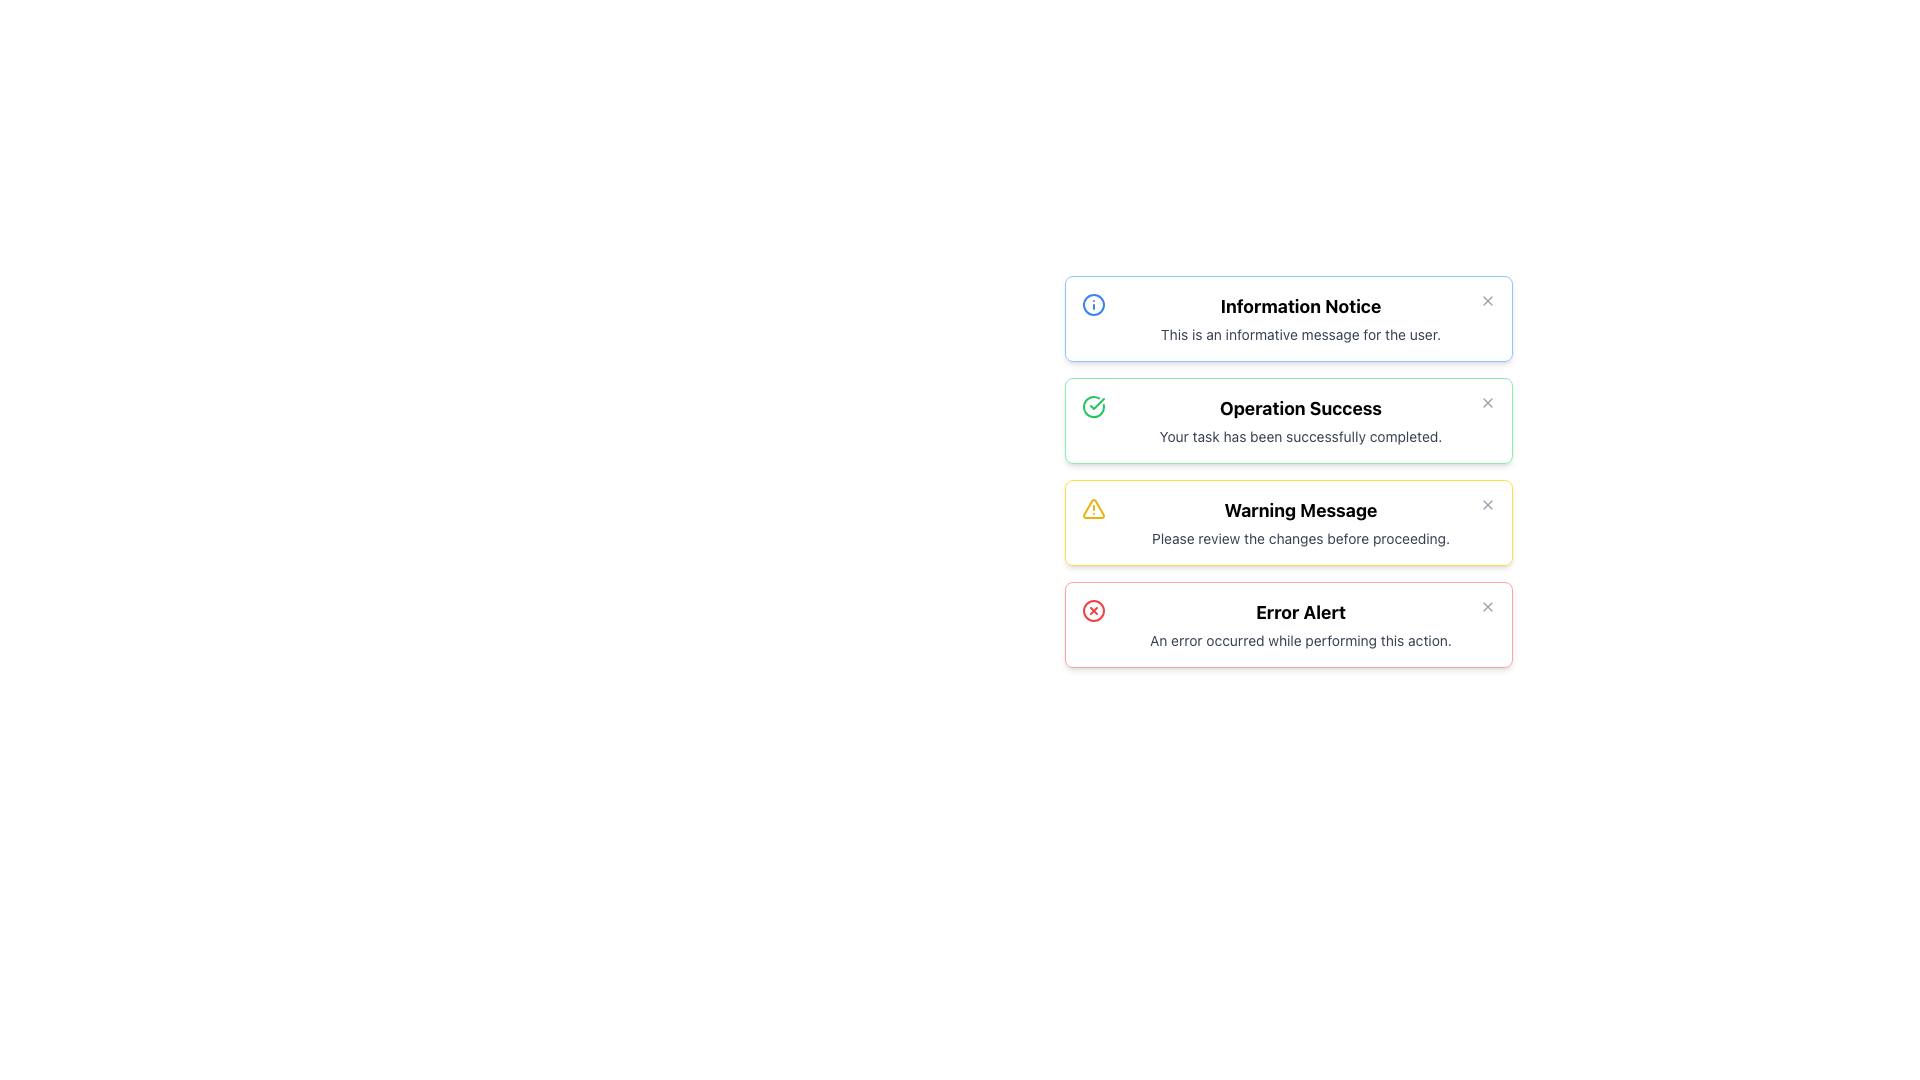  Describe the element at coordinates (1488, 402) in the screenshot. I see `the close button located at the top-right corner of the green-highlighted success notification card to change its color` at that location.